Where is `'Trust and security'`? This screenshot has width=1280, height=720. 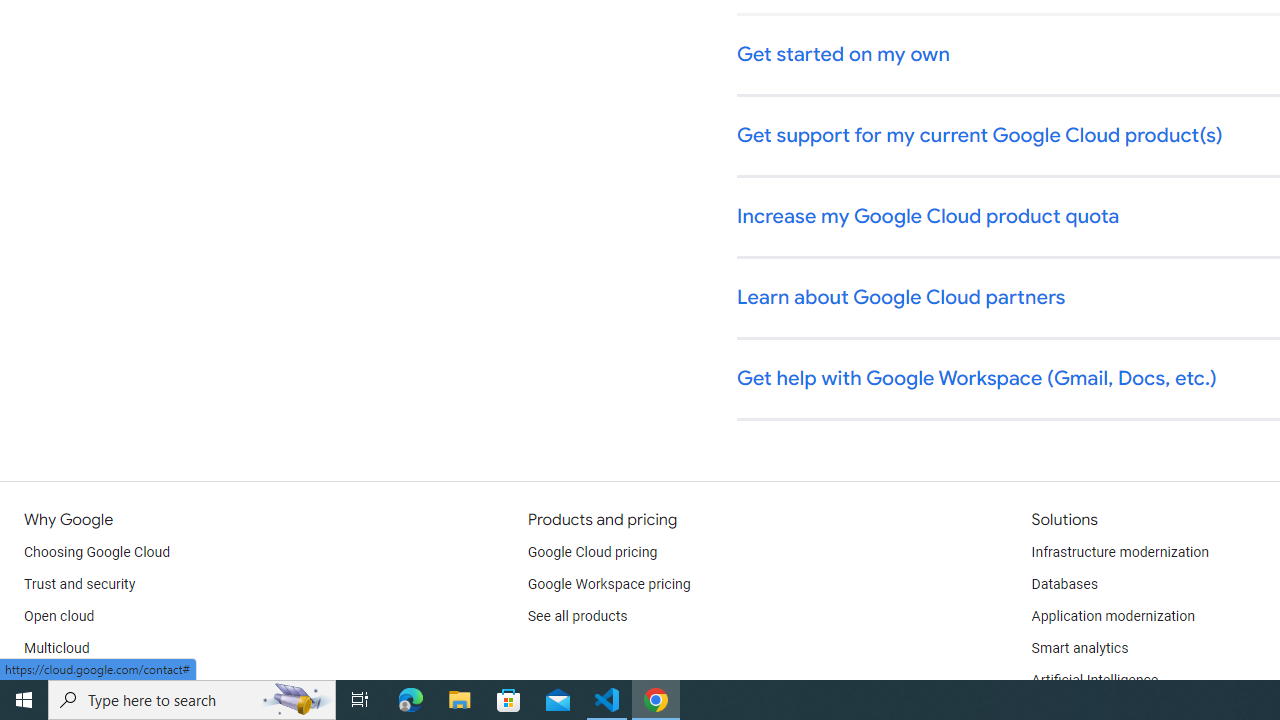
'Trust and security' is located at coordinates (80, 585).